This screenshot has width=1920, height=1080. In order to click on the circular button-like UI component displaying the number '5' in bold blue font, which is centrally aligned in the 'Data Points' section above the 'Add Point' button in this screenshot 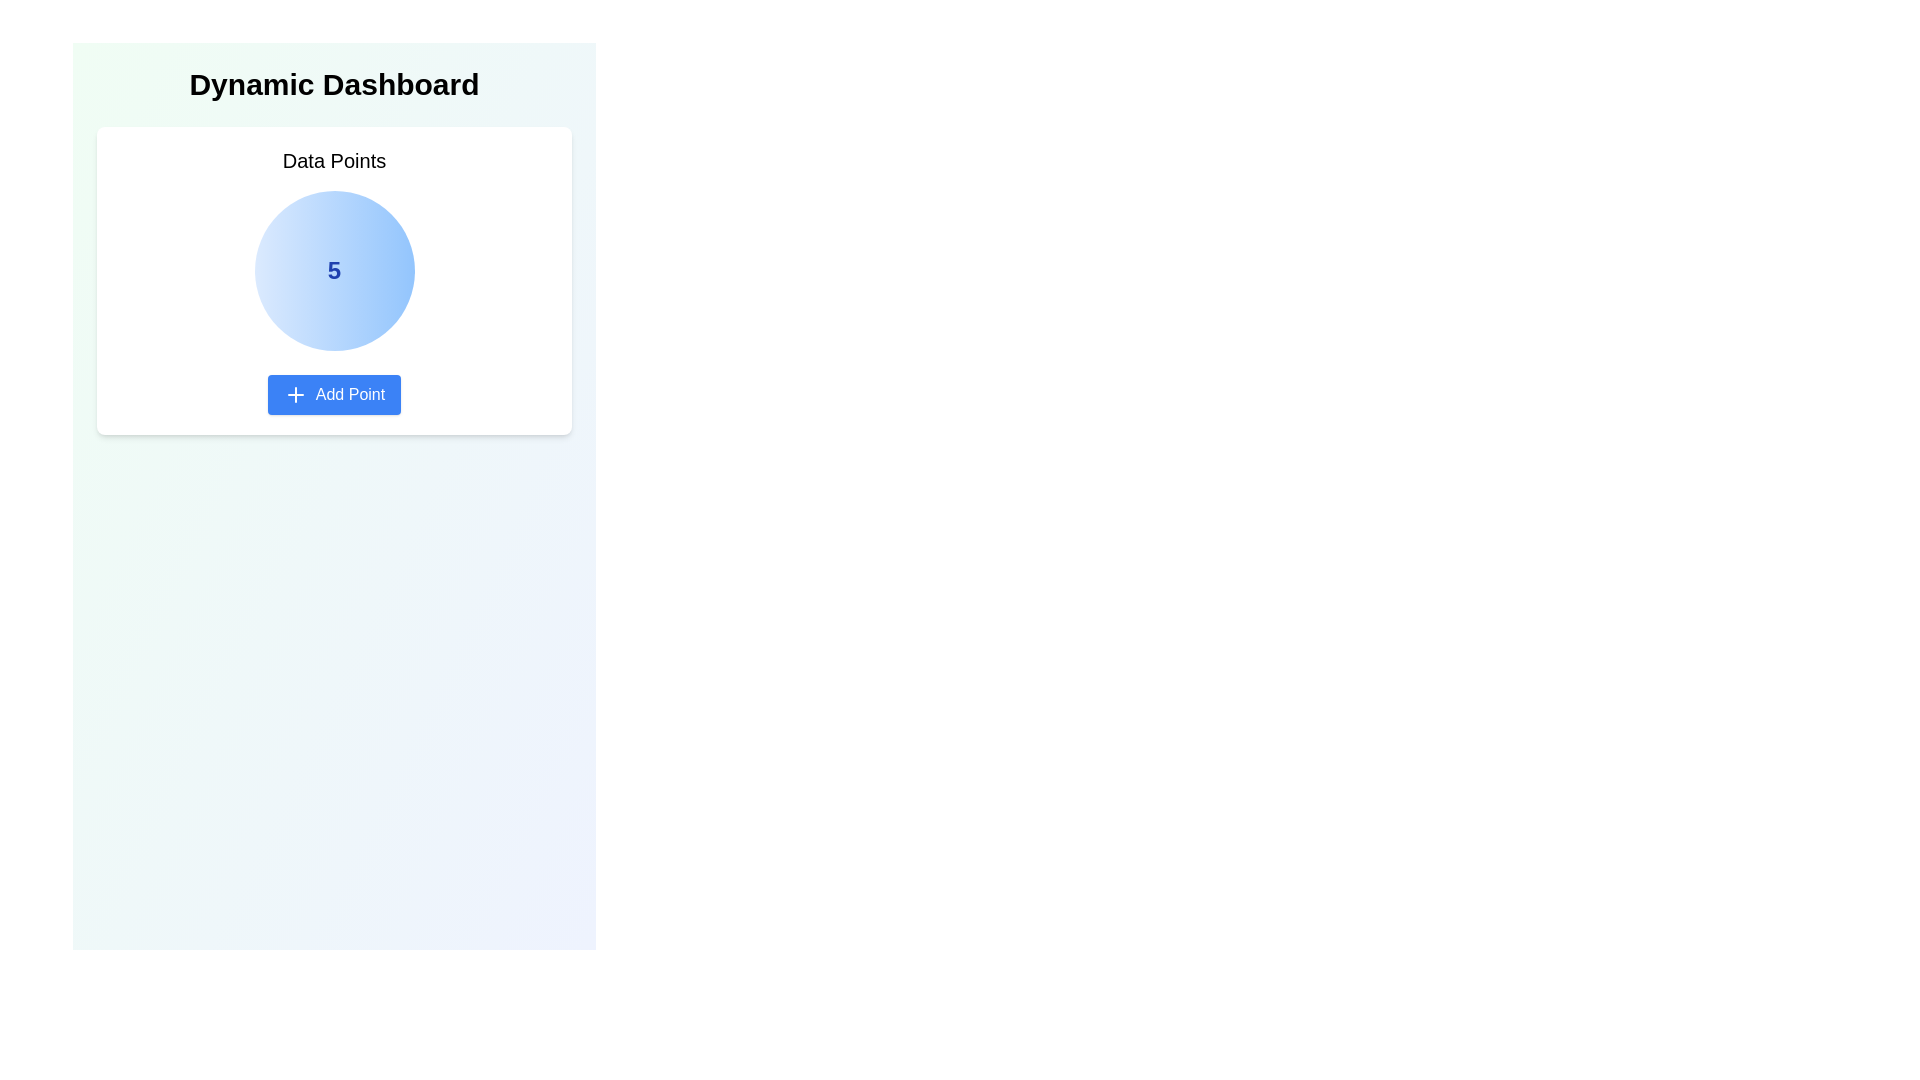, I will do `click(334, 270)`.